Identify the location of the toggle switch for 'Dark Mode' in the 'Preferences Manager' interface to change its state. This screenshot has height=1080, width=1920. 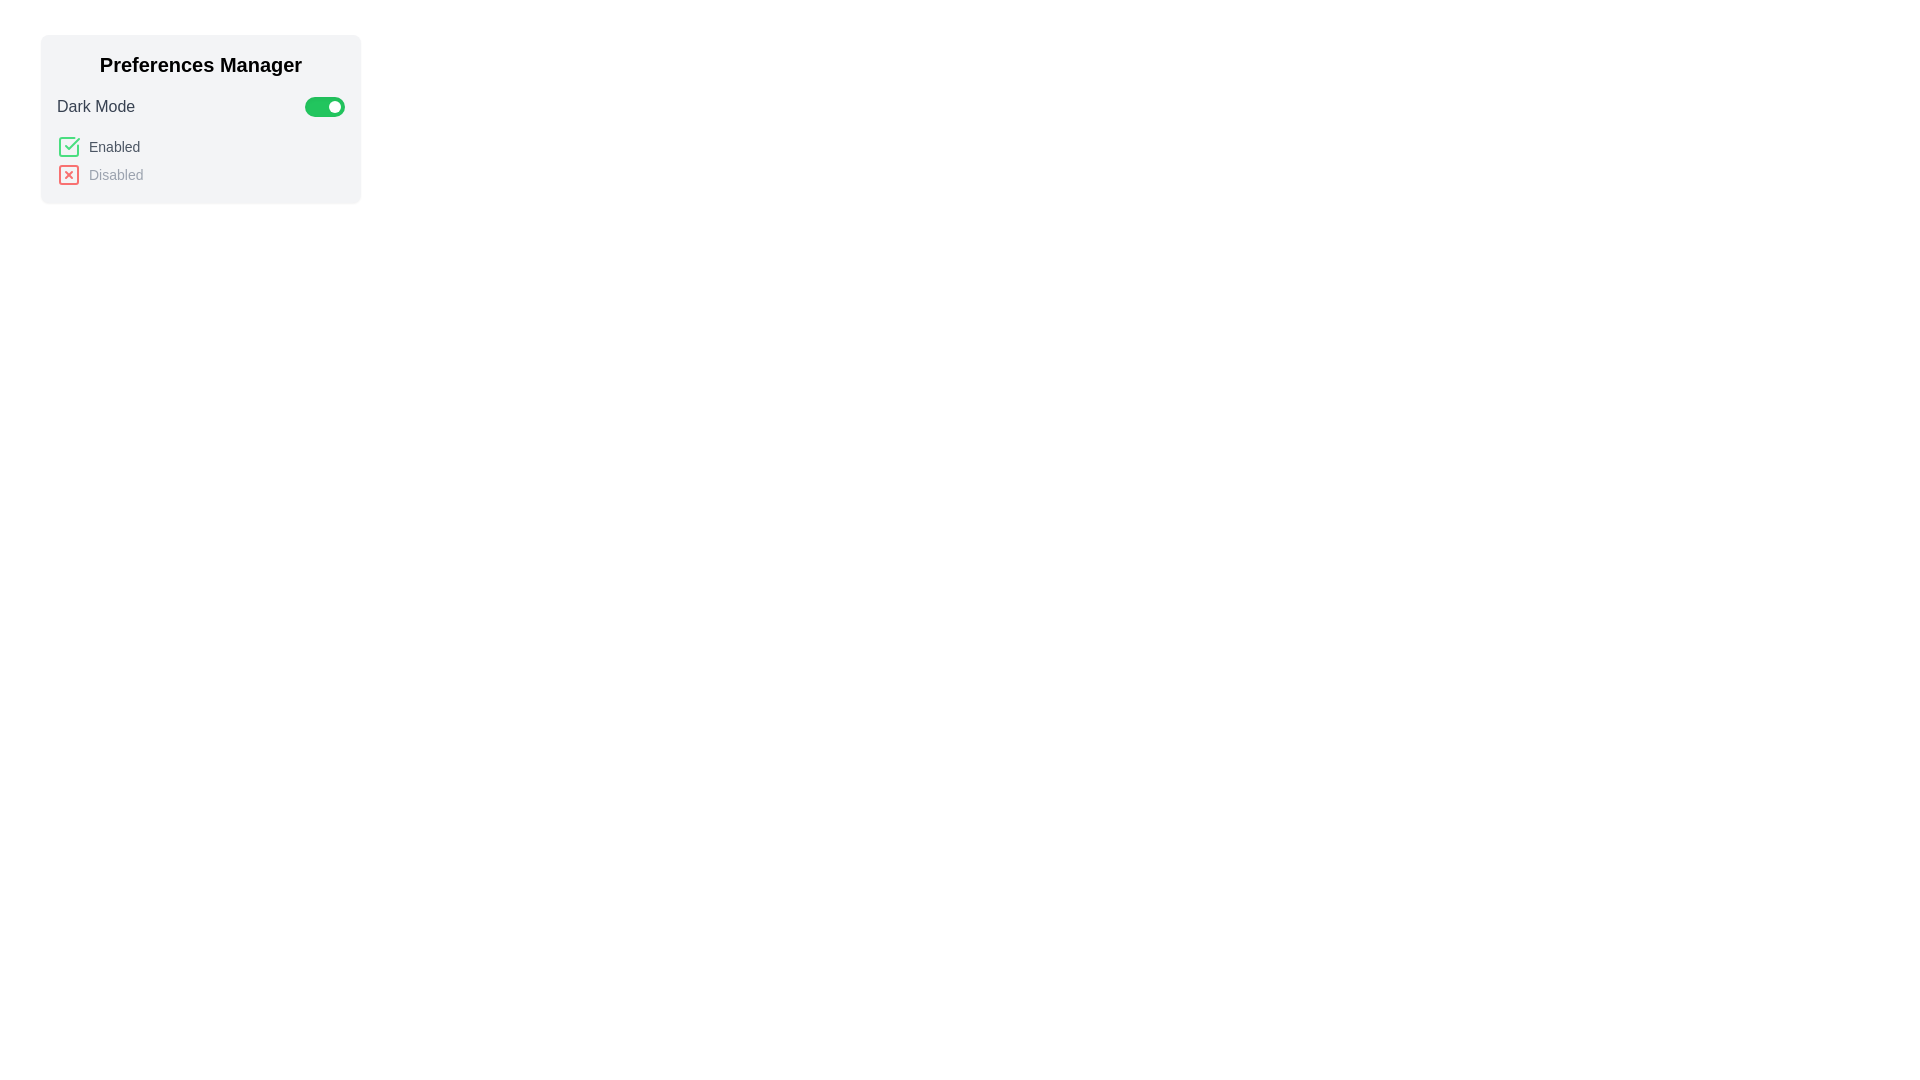
(325, 107).